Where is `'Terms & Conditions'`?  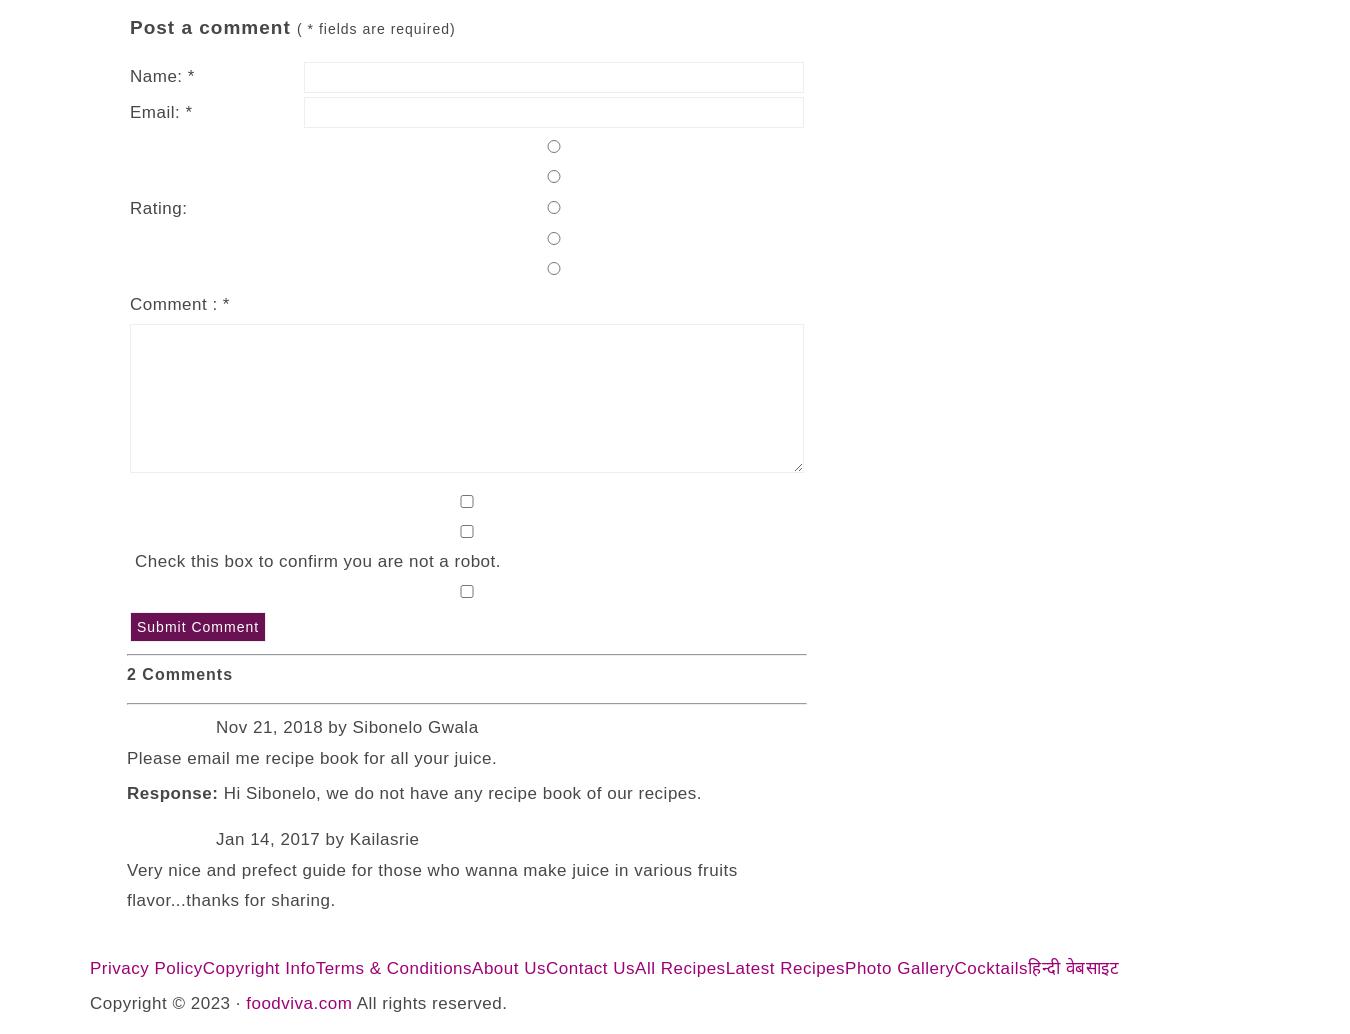
'Terms & Conditions' is located at coordinates (393, 966).